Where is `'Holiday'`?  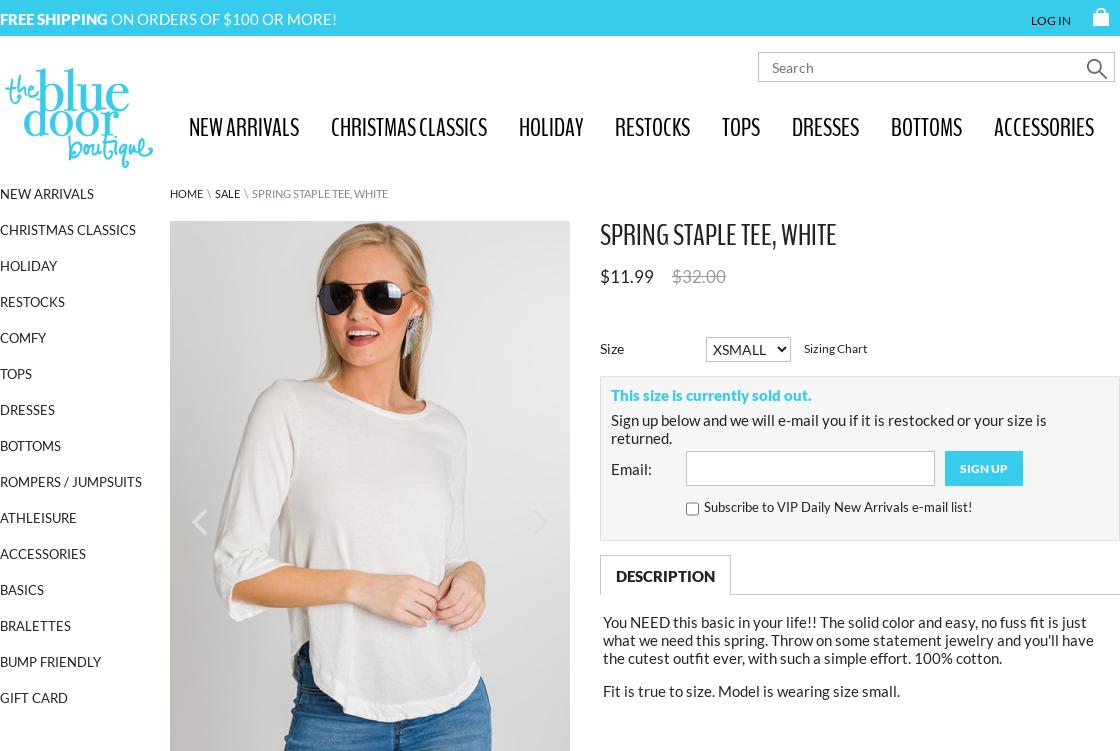 'Holiday' is located at coordinates (28, 265).